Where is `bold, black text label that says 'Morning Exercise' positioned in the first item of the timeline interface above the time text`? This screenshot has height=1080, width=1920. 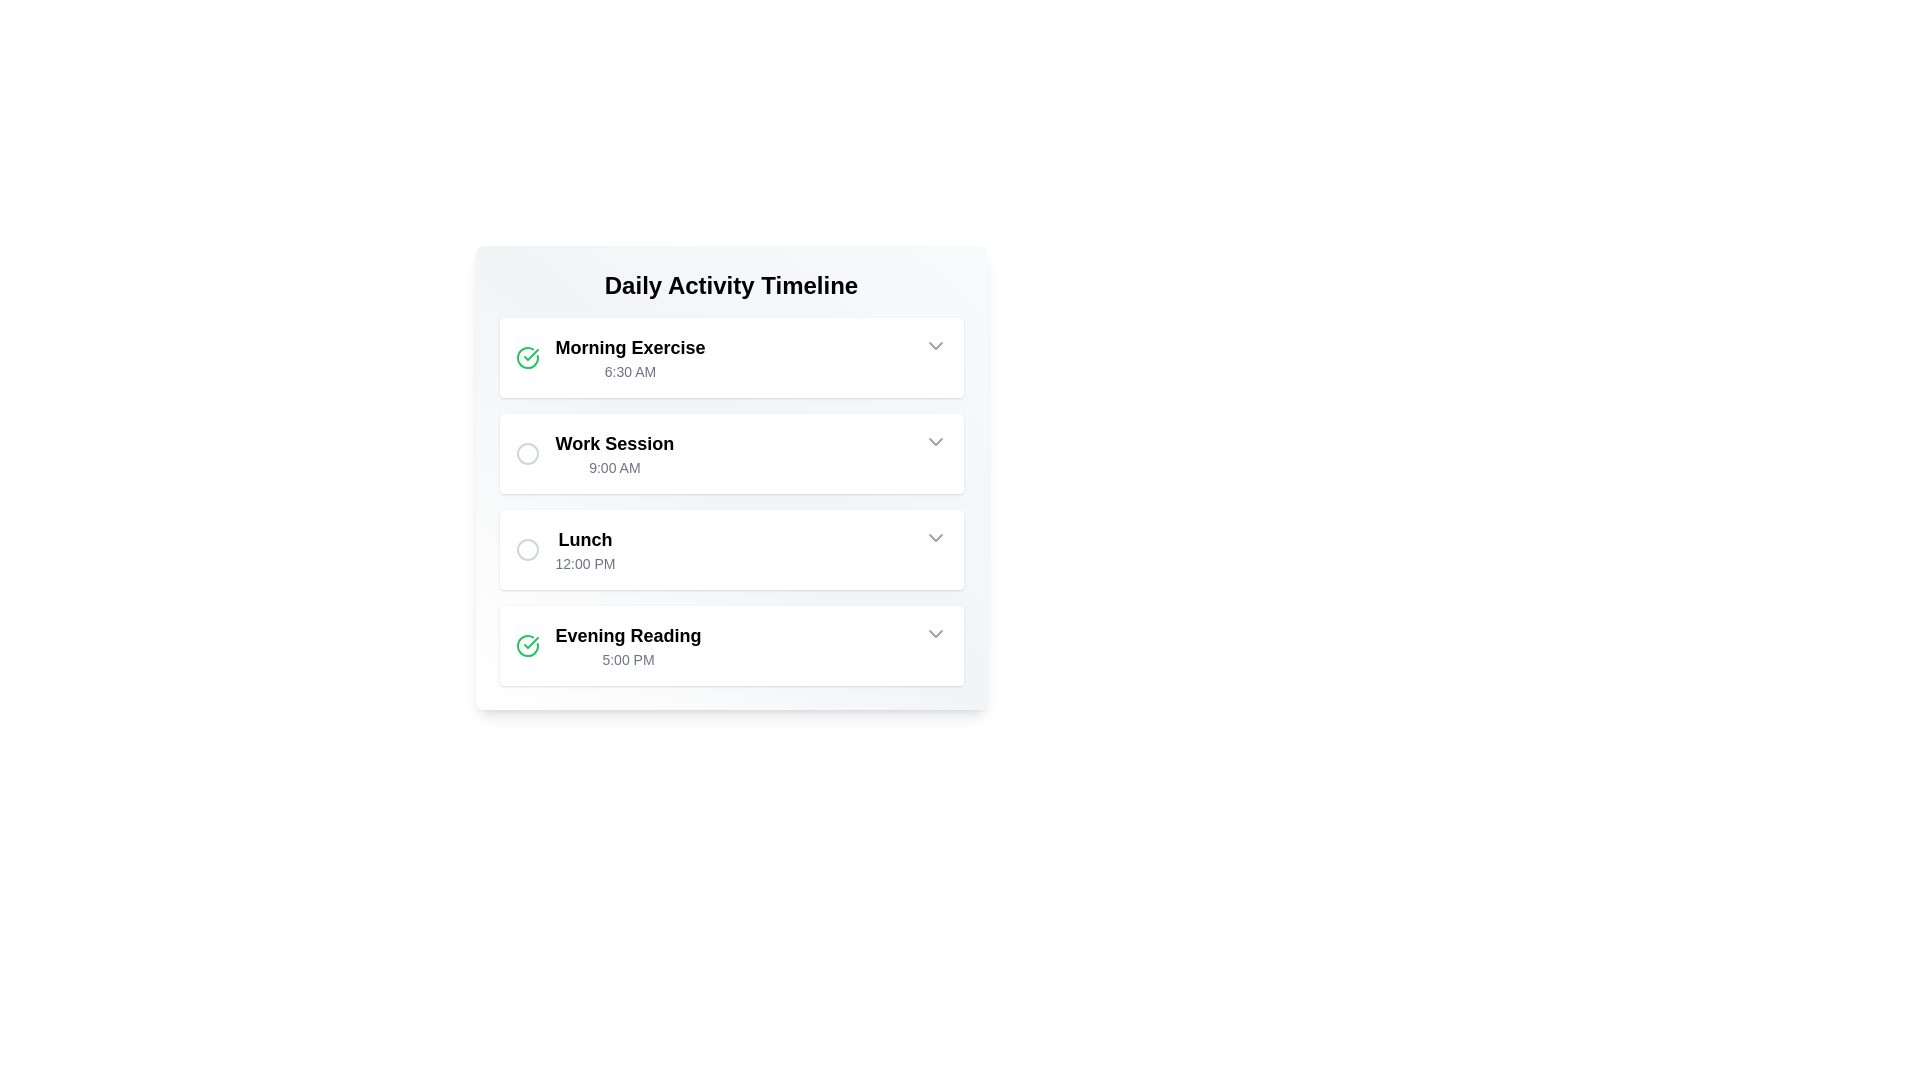 bold, black text label that says 'Morning Exercise' positioned in the first item of the timeline interface above the time text is located at coordinates (629, 346).